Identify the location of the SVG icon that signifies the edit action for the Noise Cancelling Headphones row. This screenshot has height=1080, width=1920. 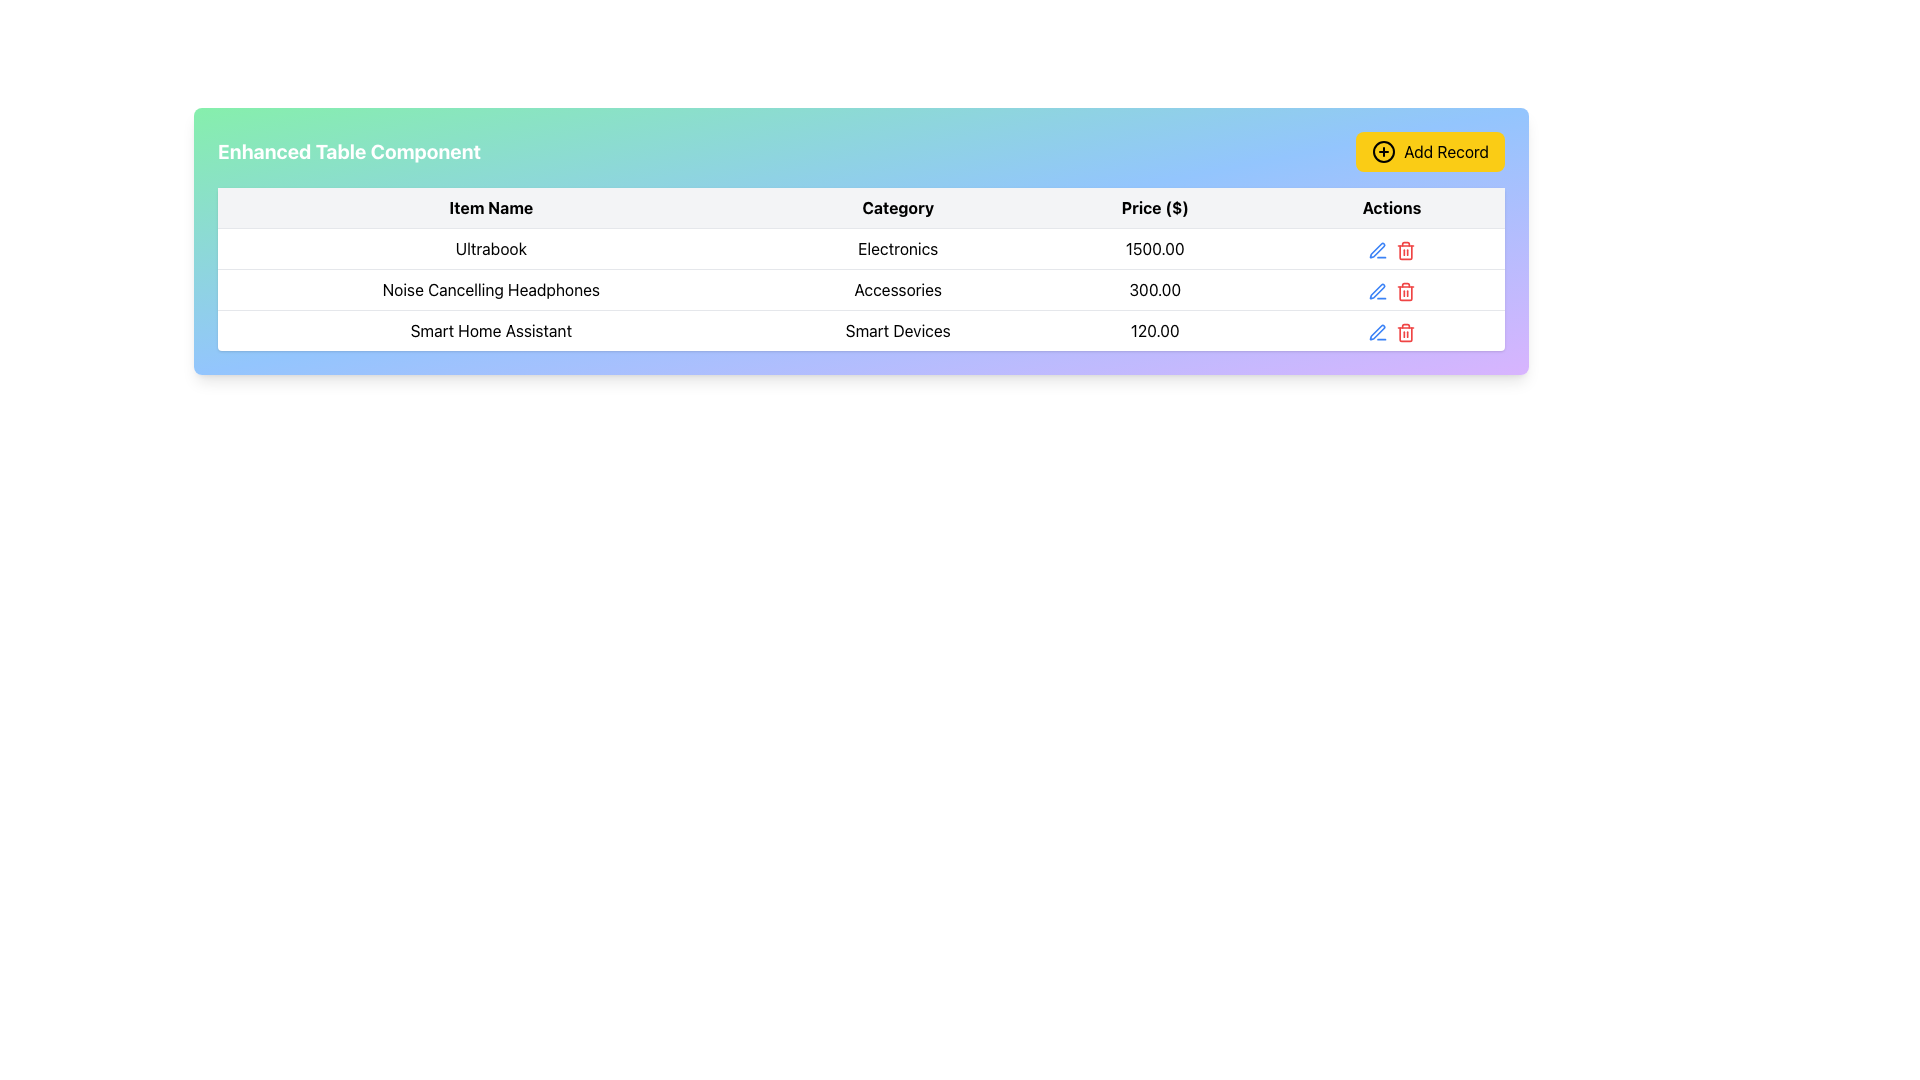
(1376, 291).